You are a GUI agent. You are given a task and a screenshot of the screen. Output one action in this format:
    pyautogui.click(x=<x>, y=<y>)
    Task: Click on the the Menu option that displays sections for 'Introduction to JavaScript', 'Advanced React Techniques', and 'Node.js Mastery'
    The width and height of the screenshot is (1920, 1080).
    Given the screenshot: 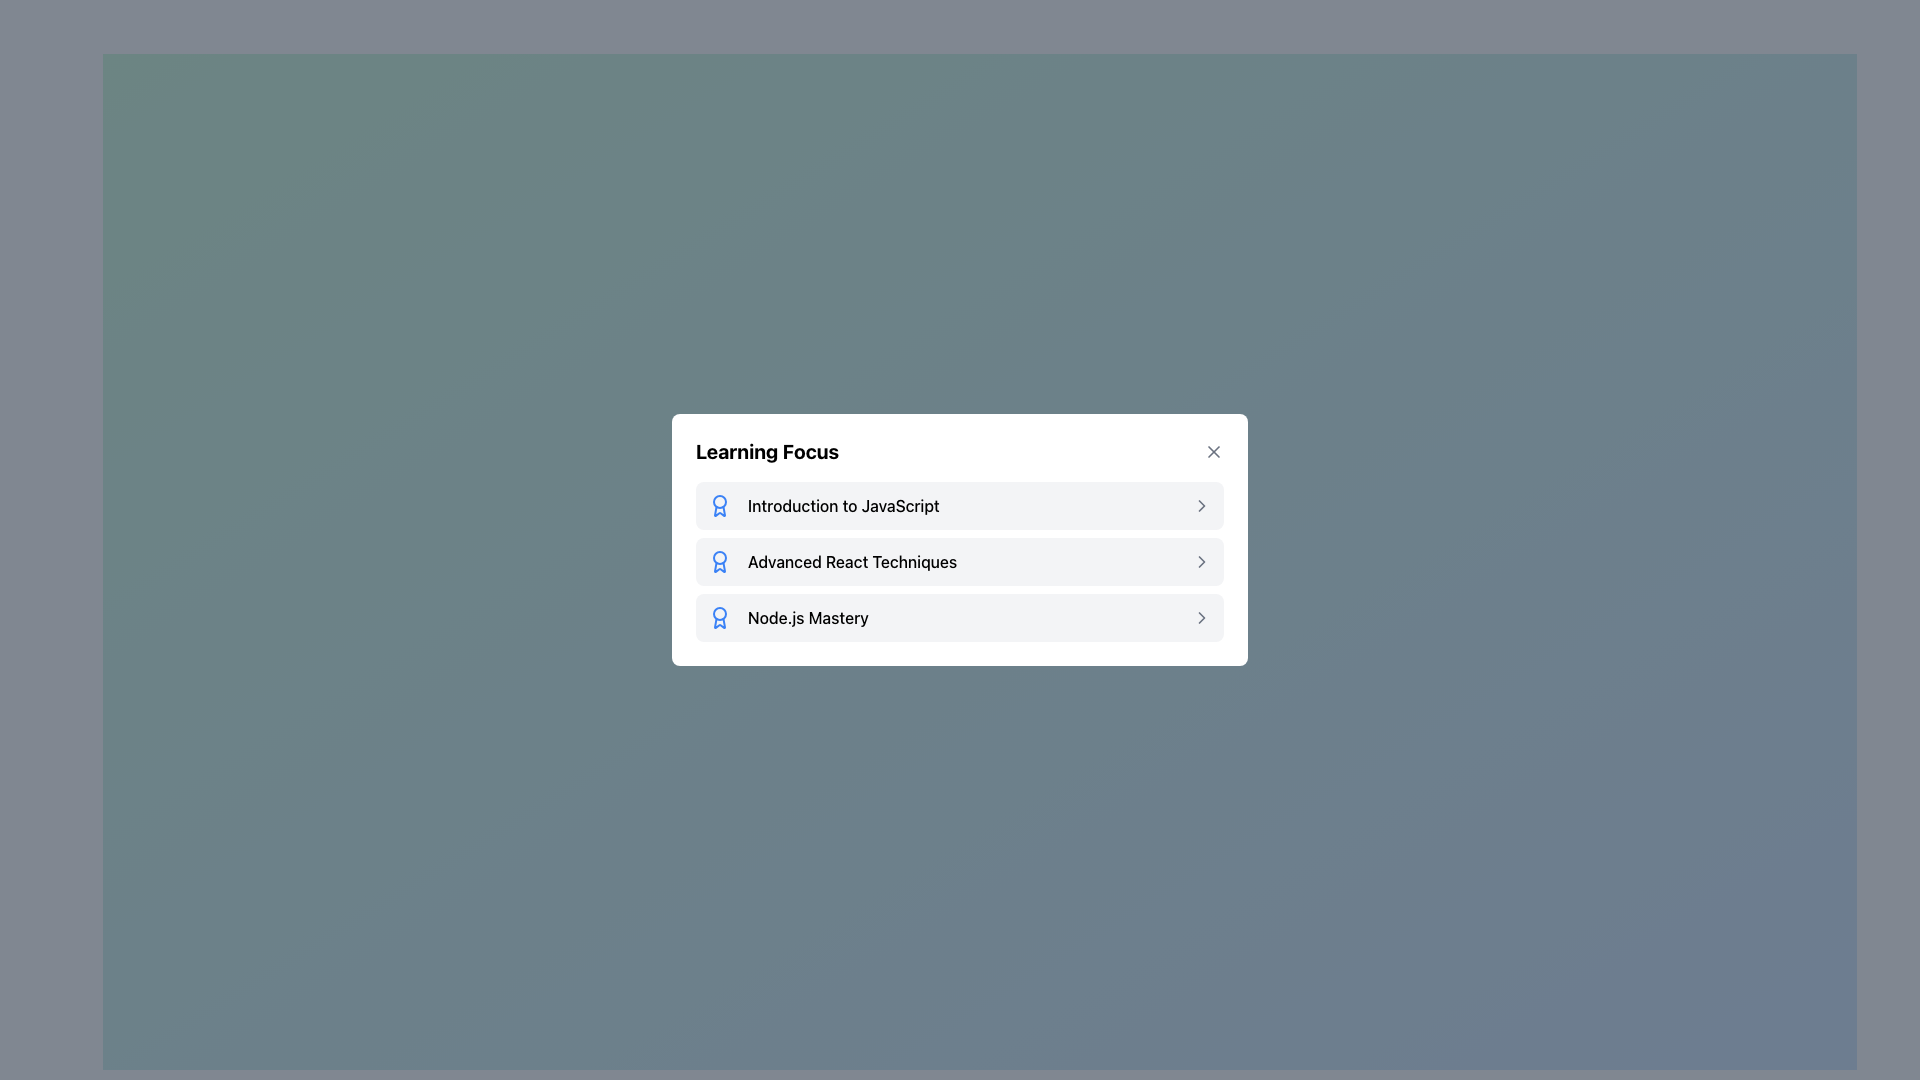 What is the action you would take?
    pyautogui.click(x=960, y=540)
    